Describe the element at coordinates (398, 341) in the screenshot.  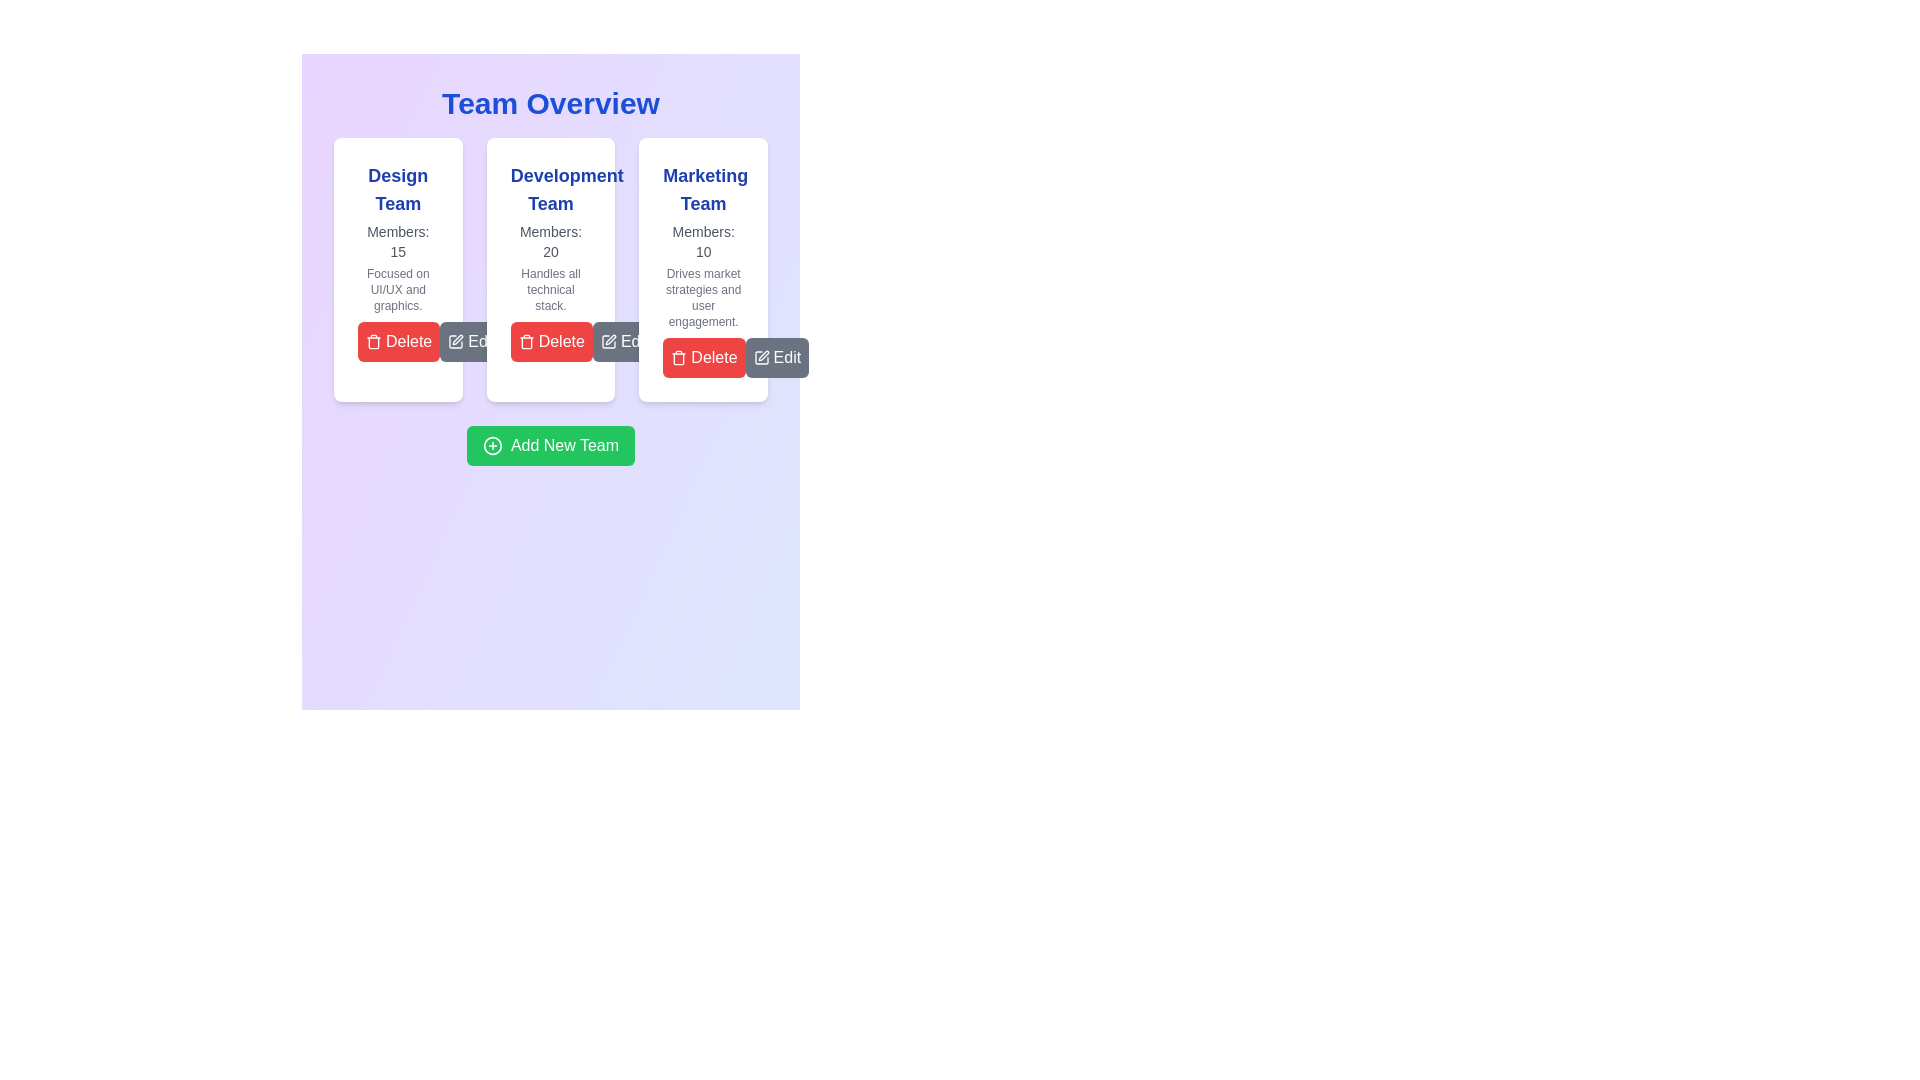
I see `the red rectangular 'Delete' button with a trash can icon located within the 'Design Team' card` at that location.